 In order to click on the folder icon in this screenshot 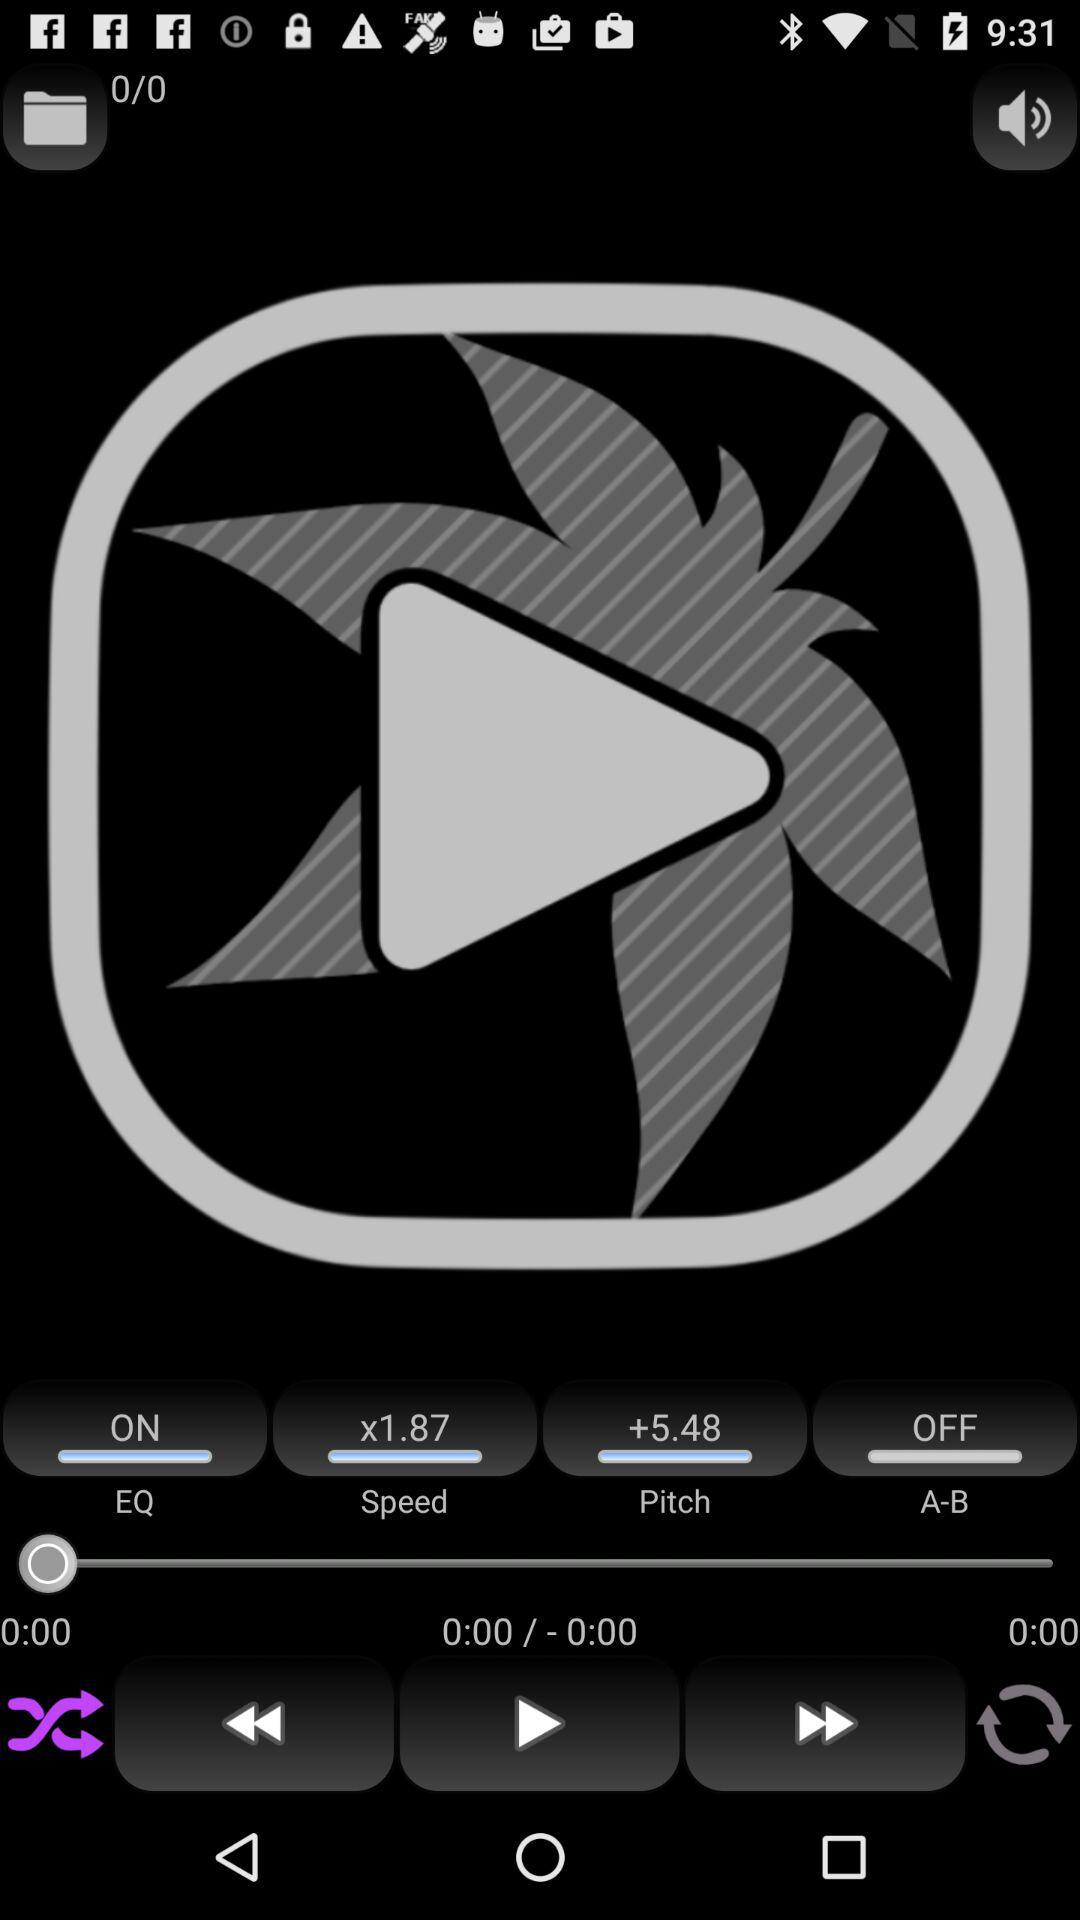, I will do `click(54, 125)`.